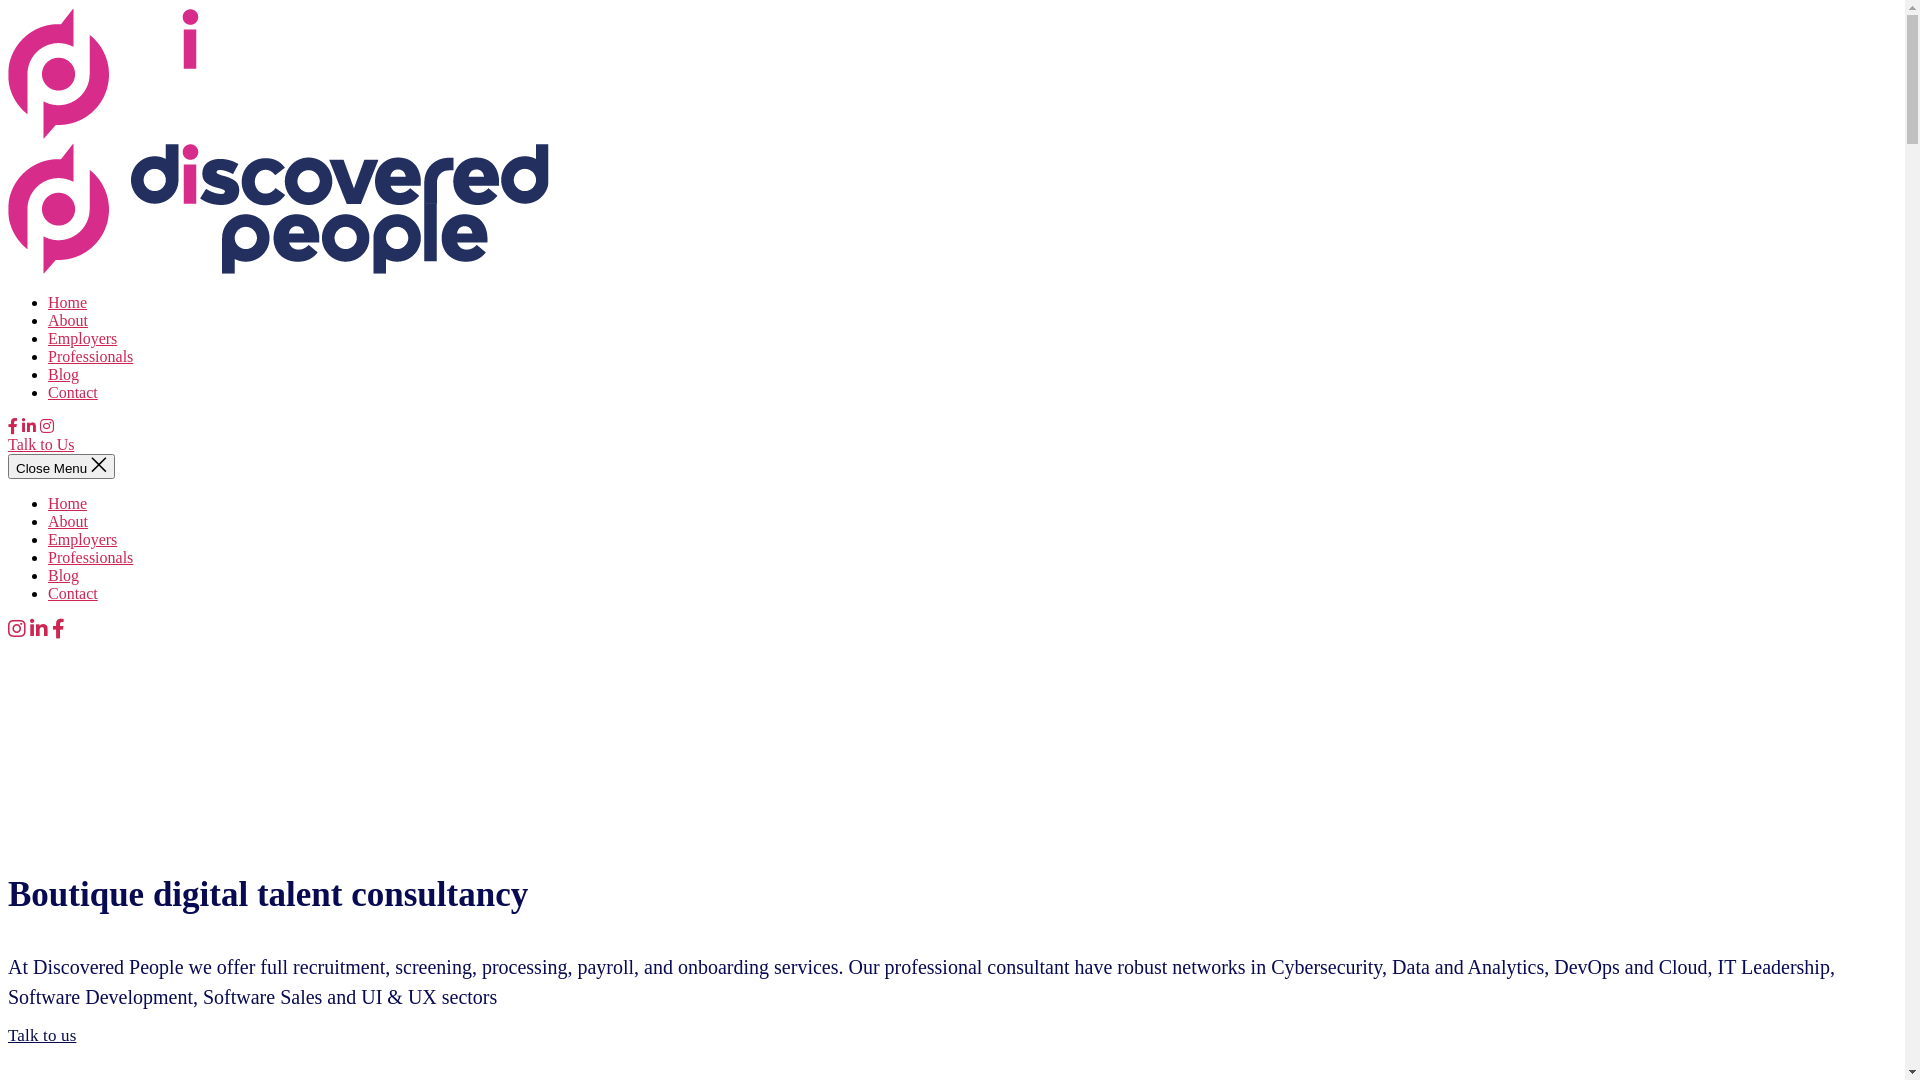  I want to click on 'Professionals', so click(89, 557).